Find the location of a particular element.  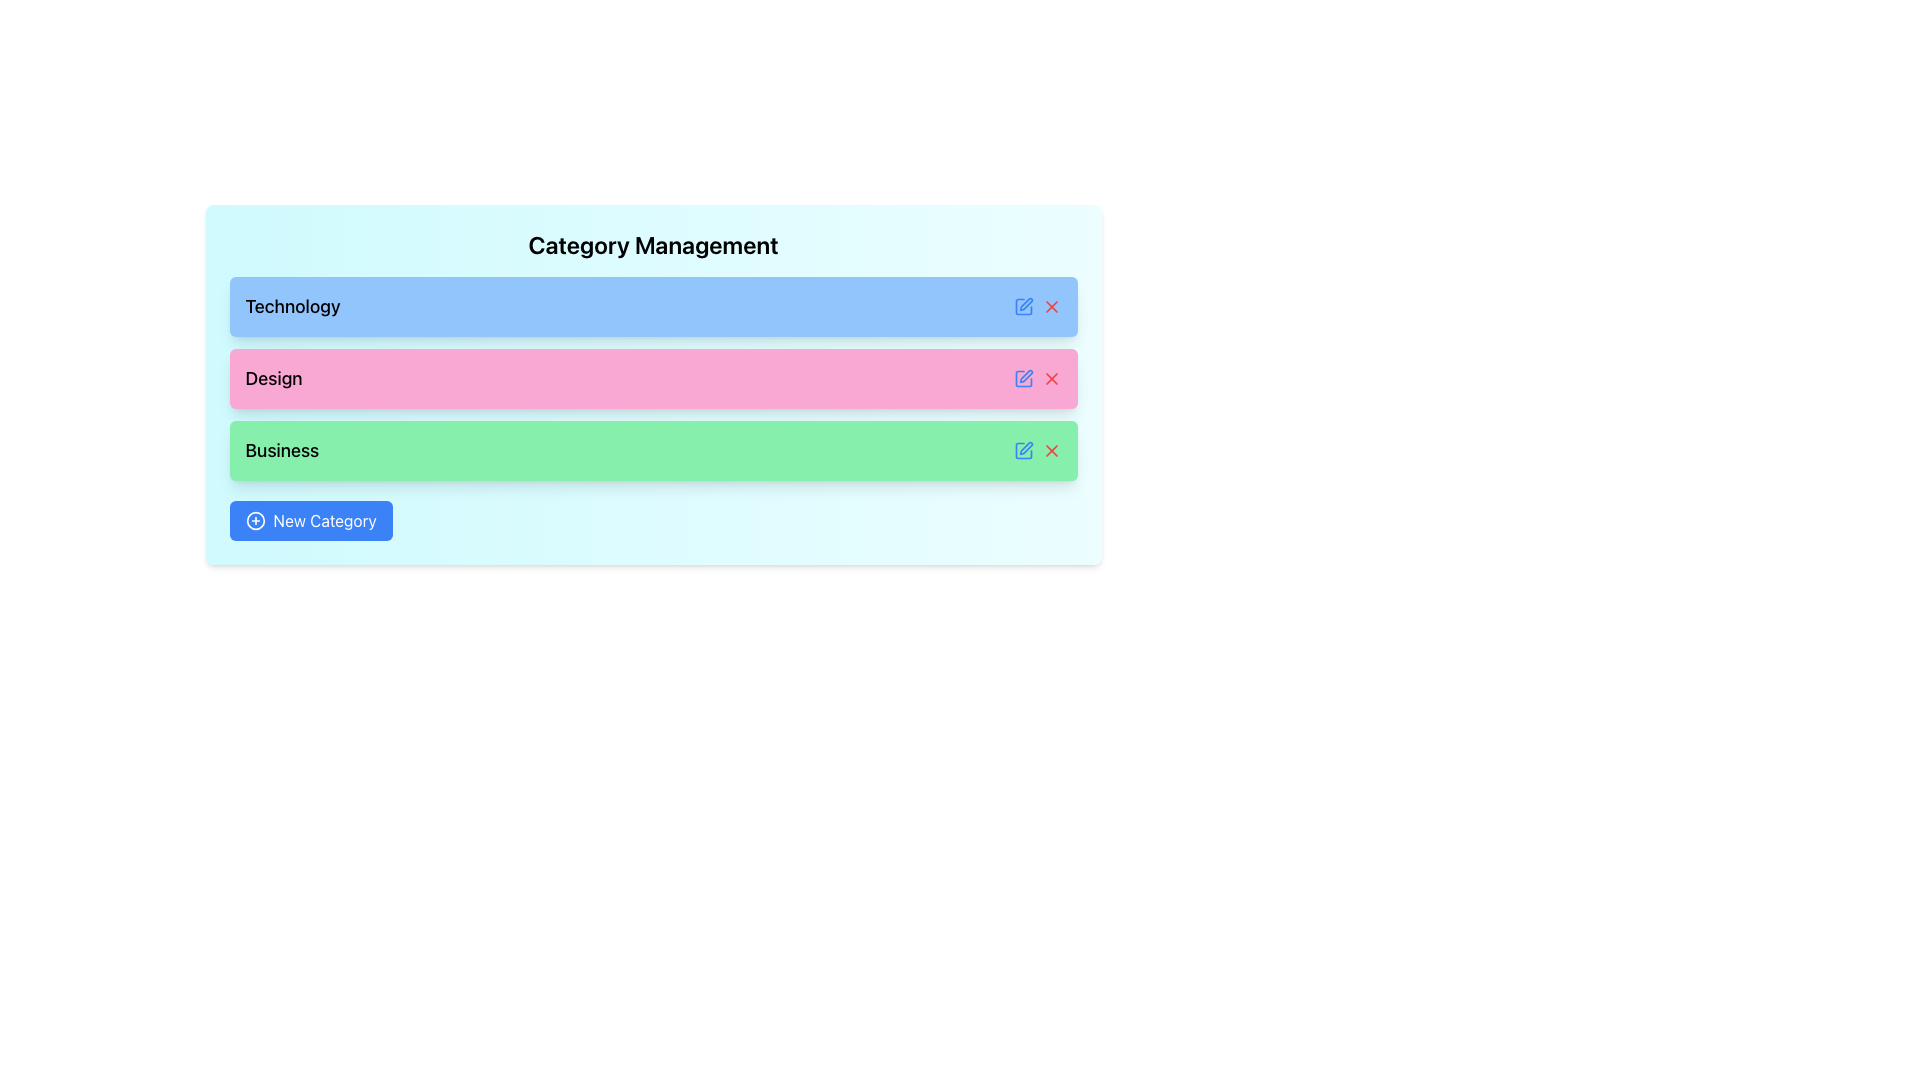

the vector-based icon depicting a square with a pen on its surface, located on the right edge of the pink bar titled 'Design' is located at coordinates (1023, 378).